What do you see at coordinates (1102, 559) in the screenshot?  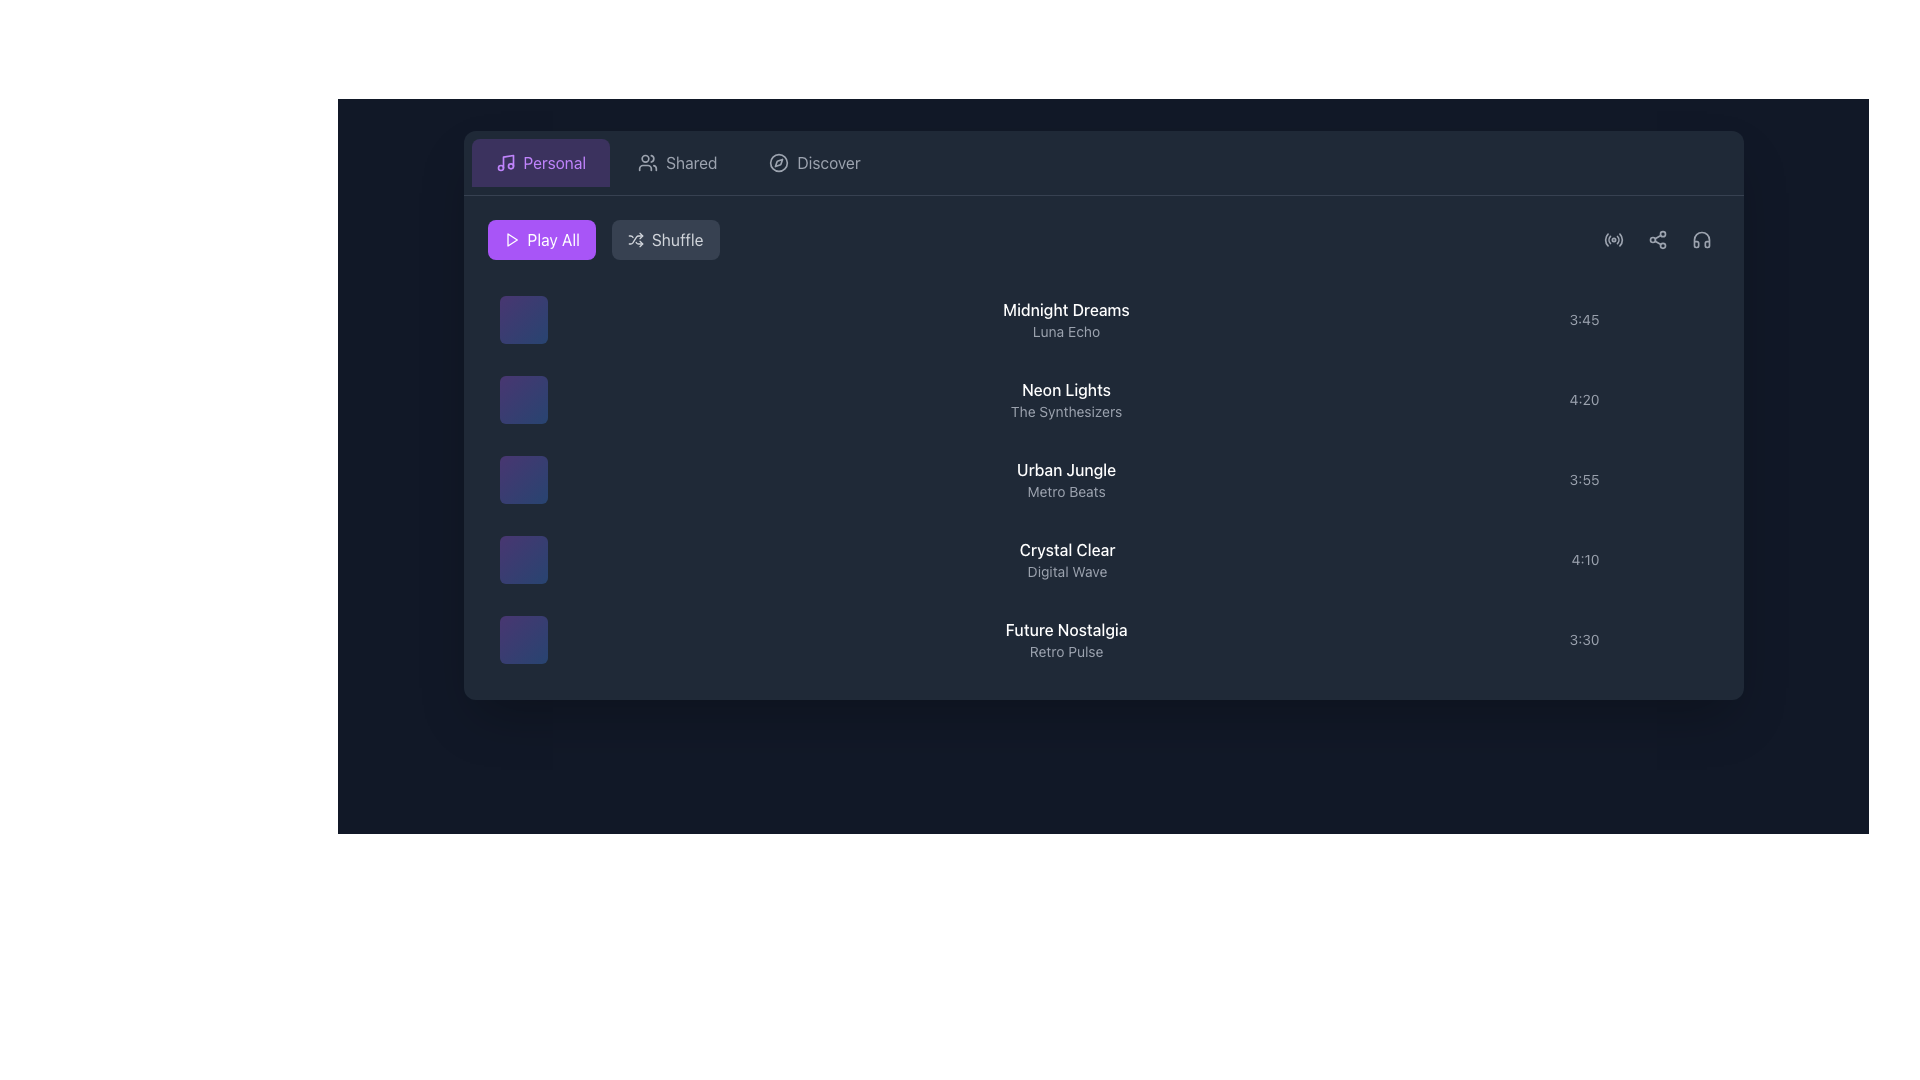 I see `the fourth item in the music list labeled 'Crystal Clear'` at bounding box center [1102, 559].